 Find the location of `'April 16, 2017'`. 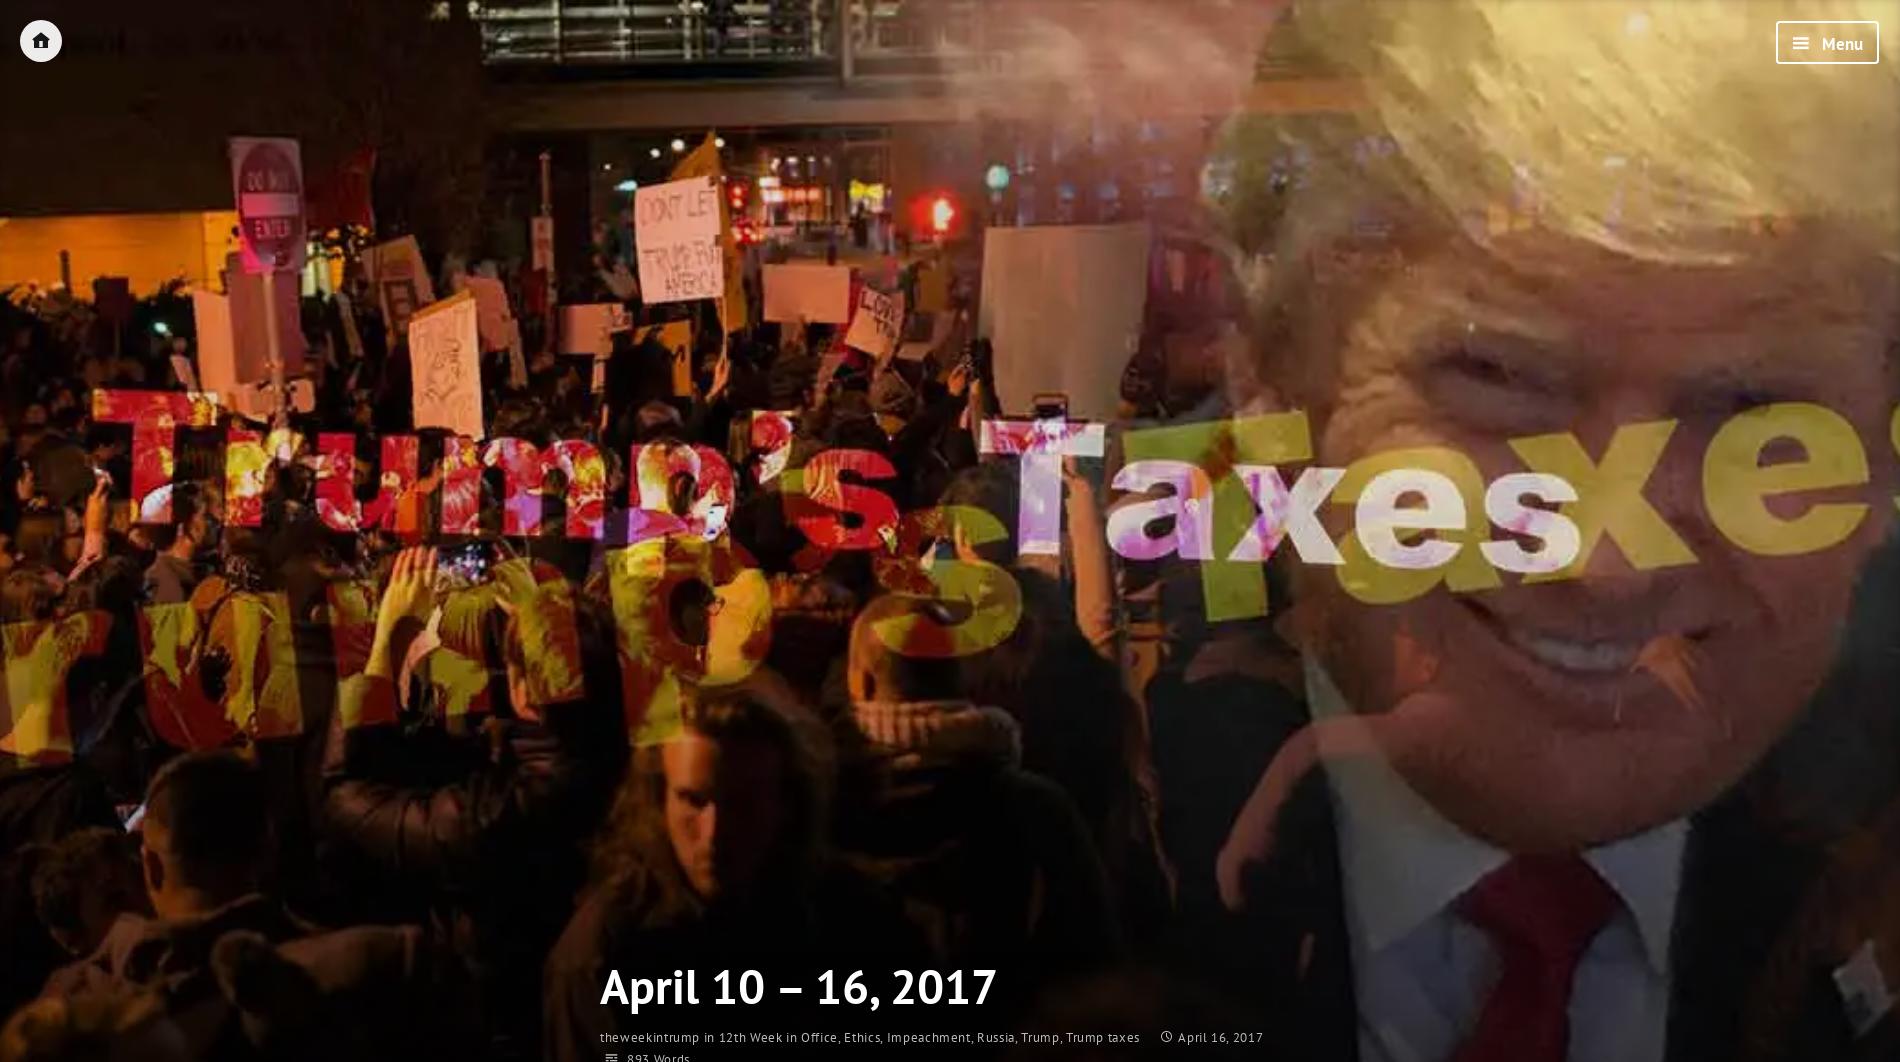

'April 16, 2017' is located at coordinates (1219, 1036).